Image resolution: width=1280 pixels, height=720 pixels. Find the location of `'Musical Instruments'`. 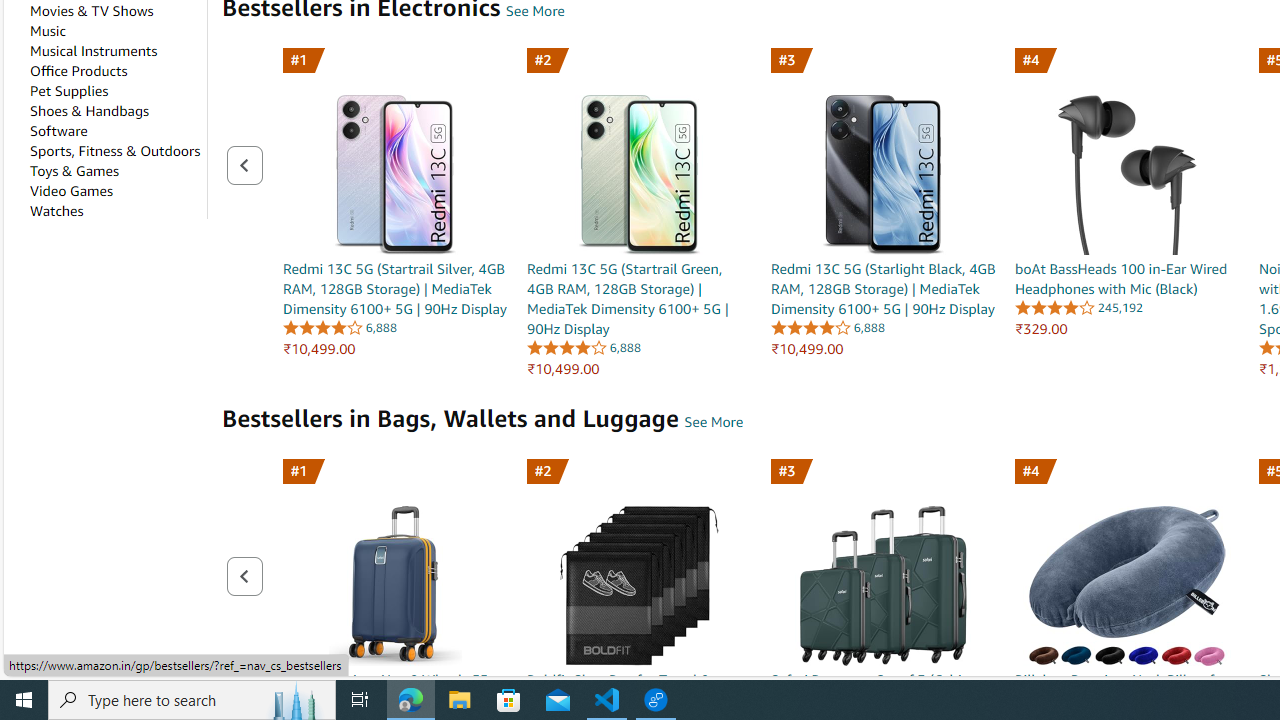

'Musical Instruments' is located at coordinates (92, 49).